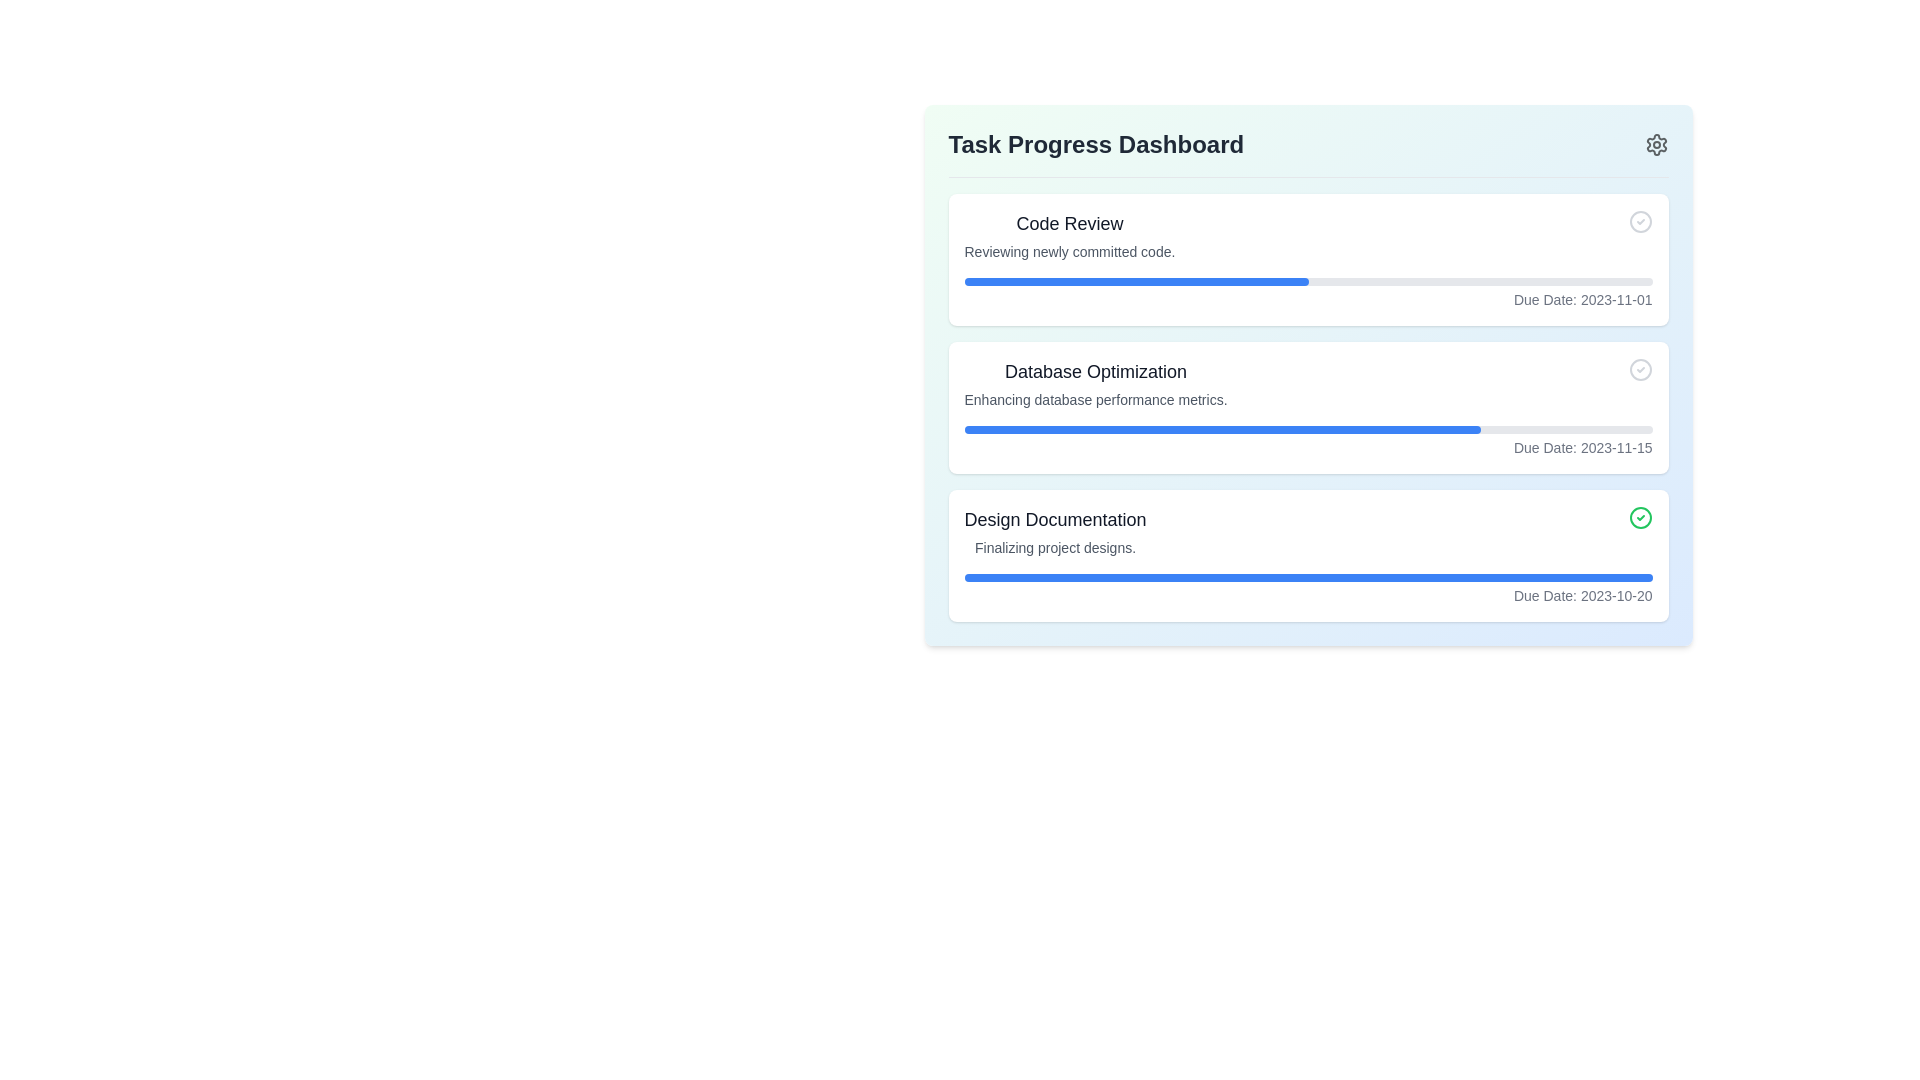 Image resolution: width=1920 pixels, height=1080 pixels. I want to click on displayed text from the title label located at the top of the third task card in the vertical task list on the dashboard, so click(1054, 519).